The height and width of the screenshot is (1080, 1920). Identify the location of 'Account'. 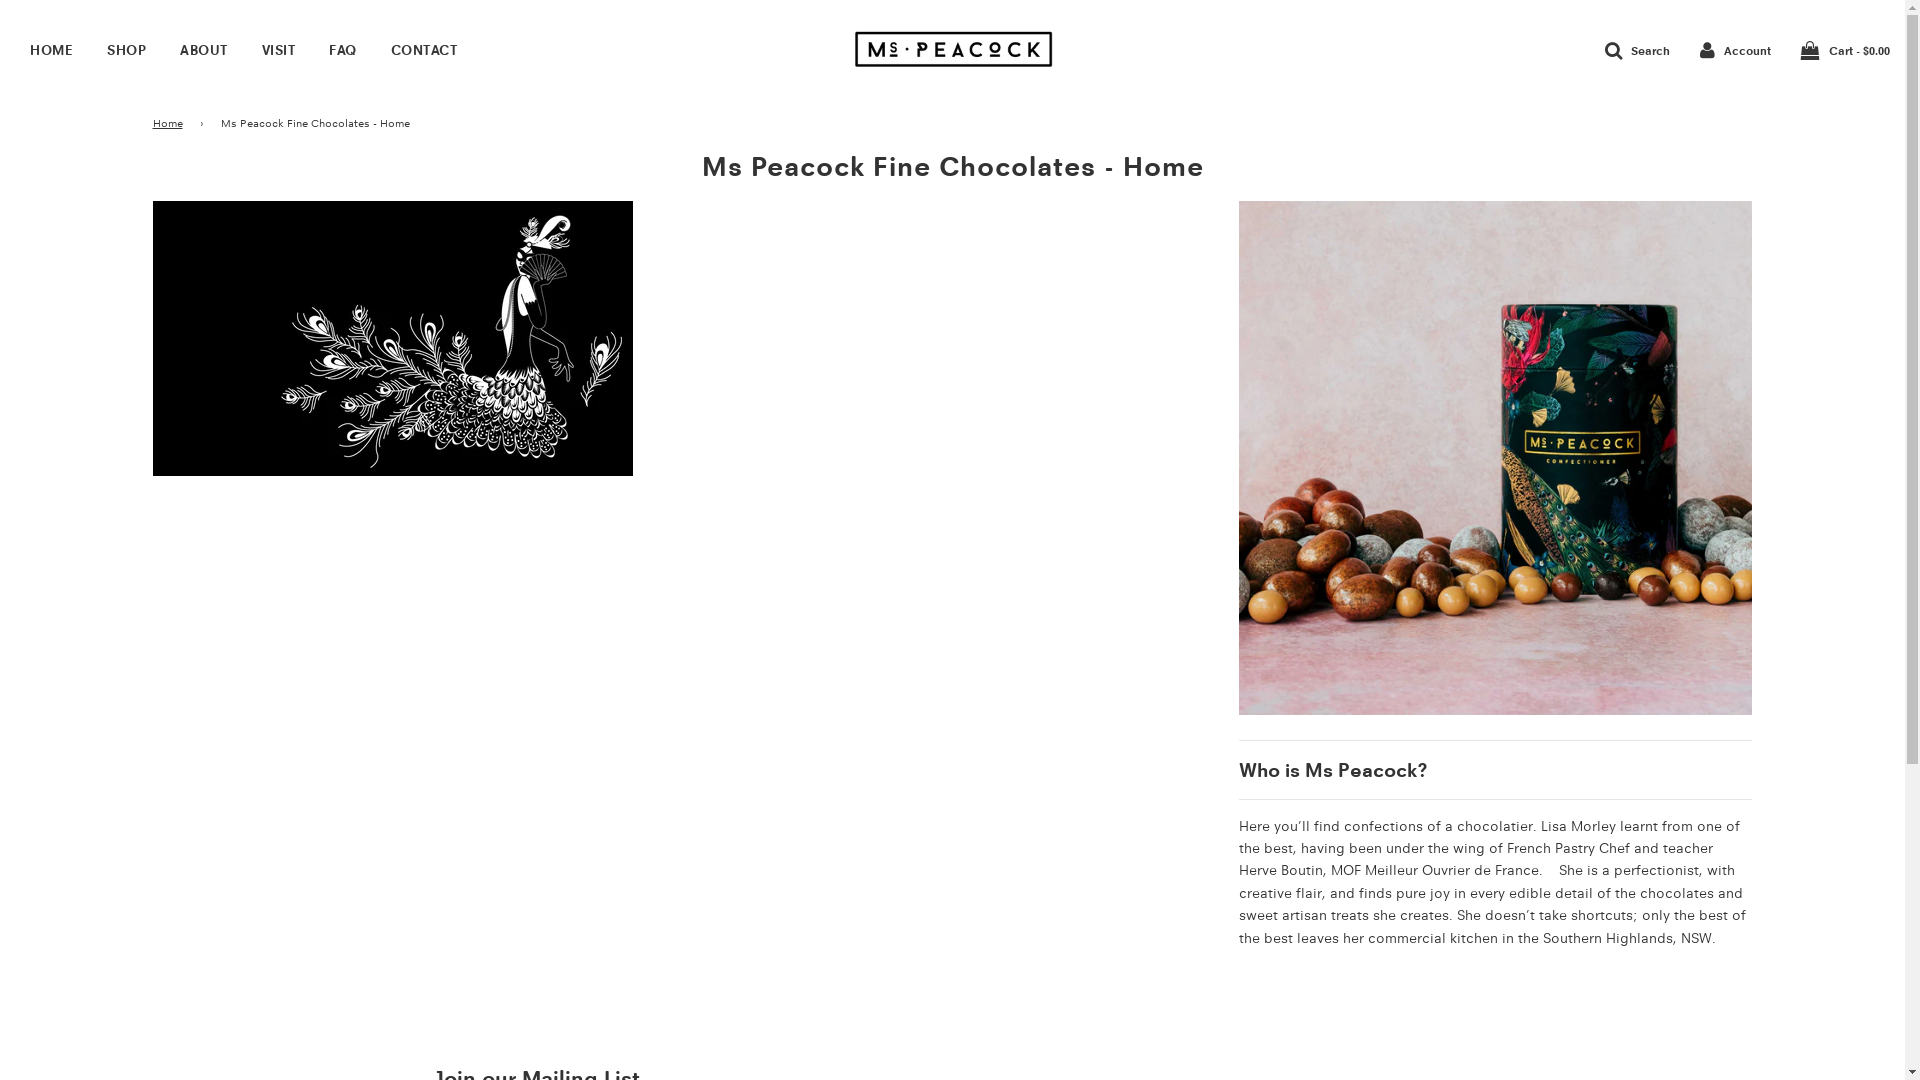
(1734, 48).